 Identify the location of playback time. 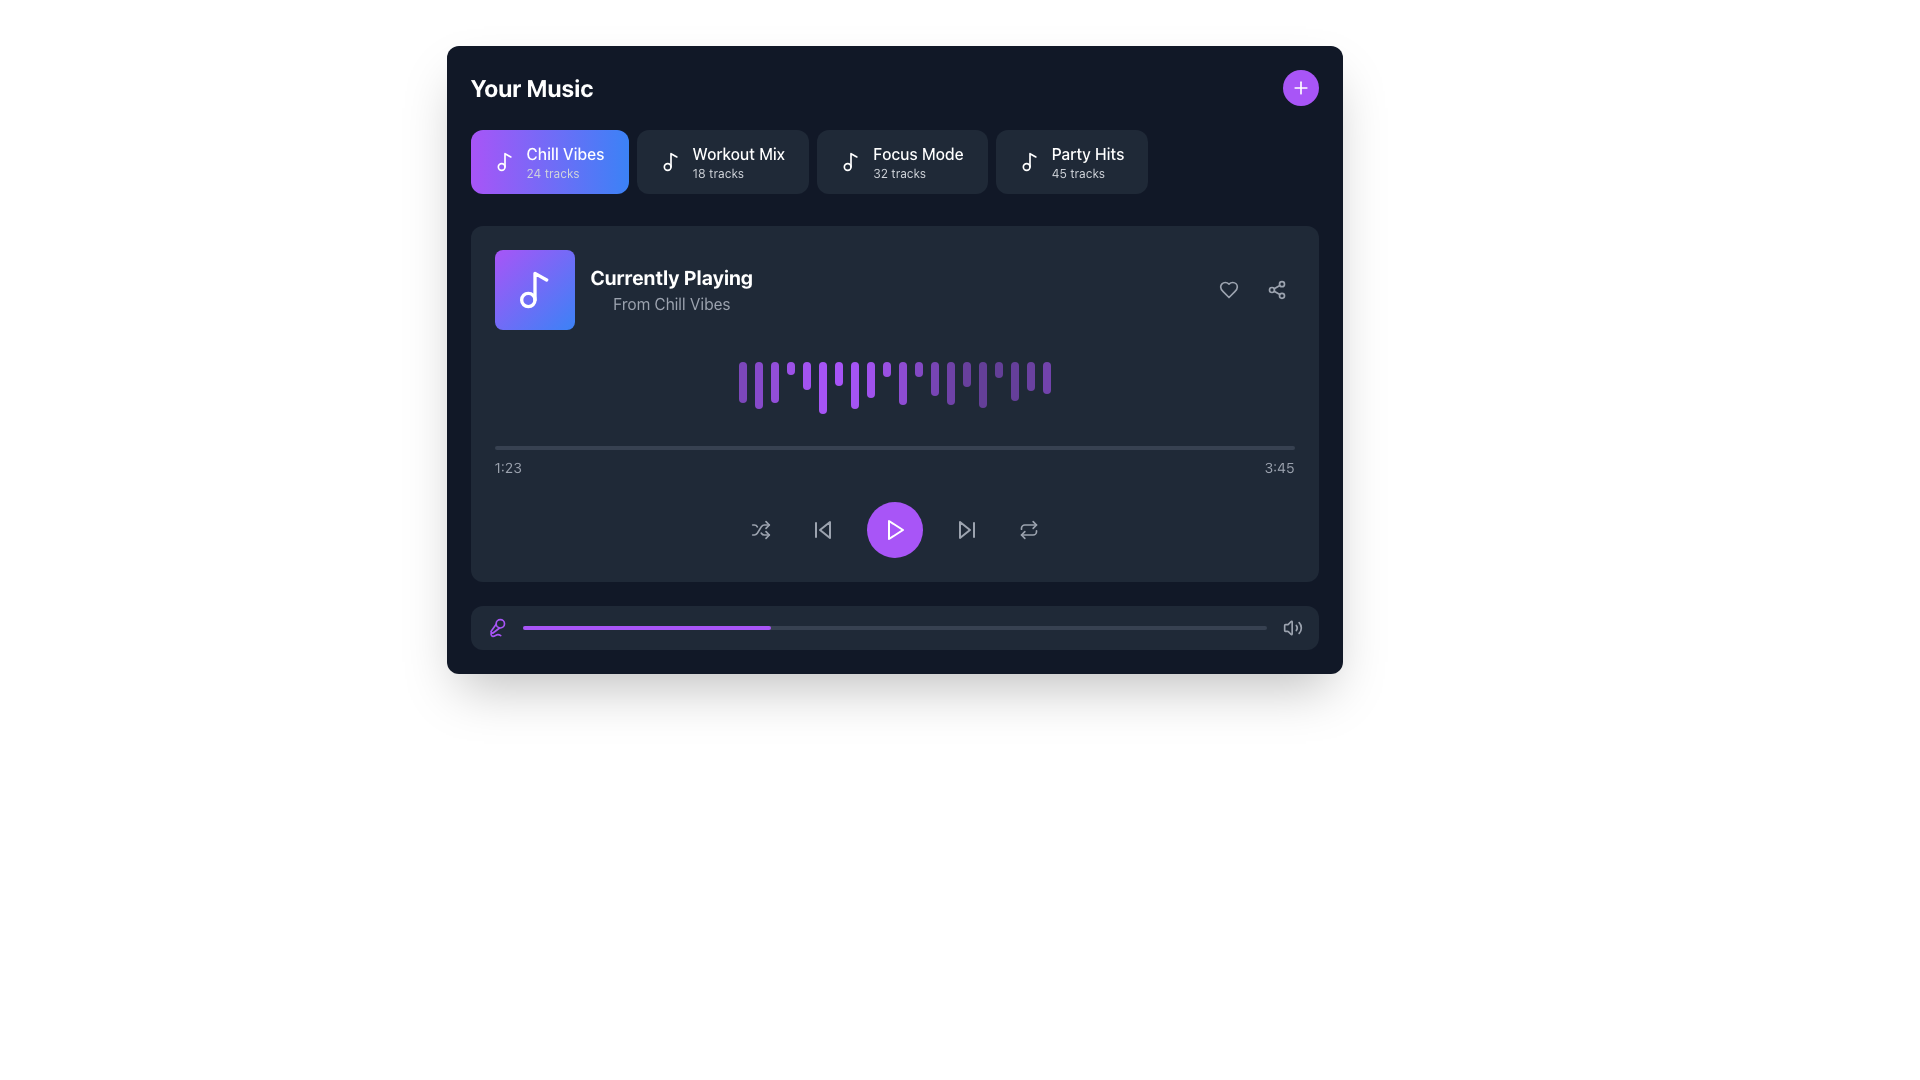
(999, 447).